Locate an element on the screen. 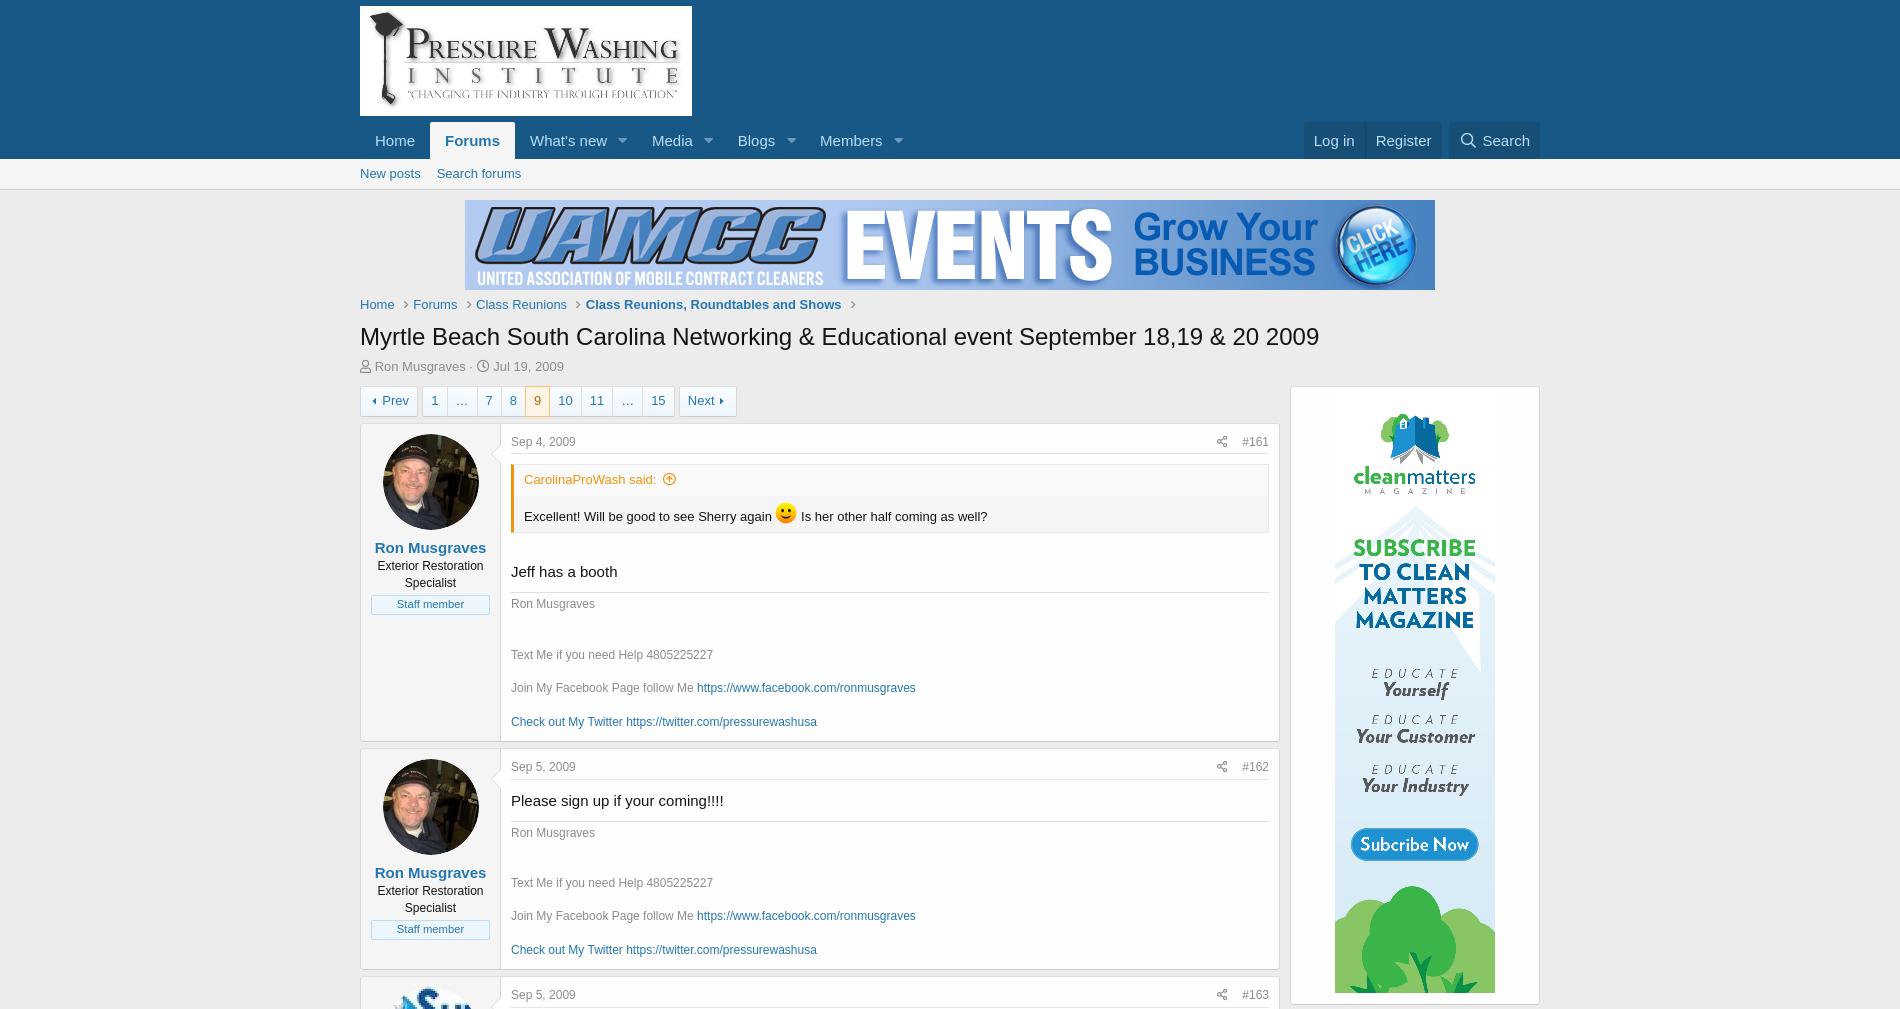  'Class Reunions, Roundtables and Shows' is located at coordinates (712, 303).